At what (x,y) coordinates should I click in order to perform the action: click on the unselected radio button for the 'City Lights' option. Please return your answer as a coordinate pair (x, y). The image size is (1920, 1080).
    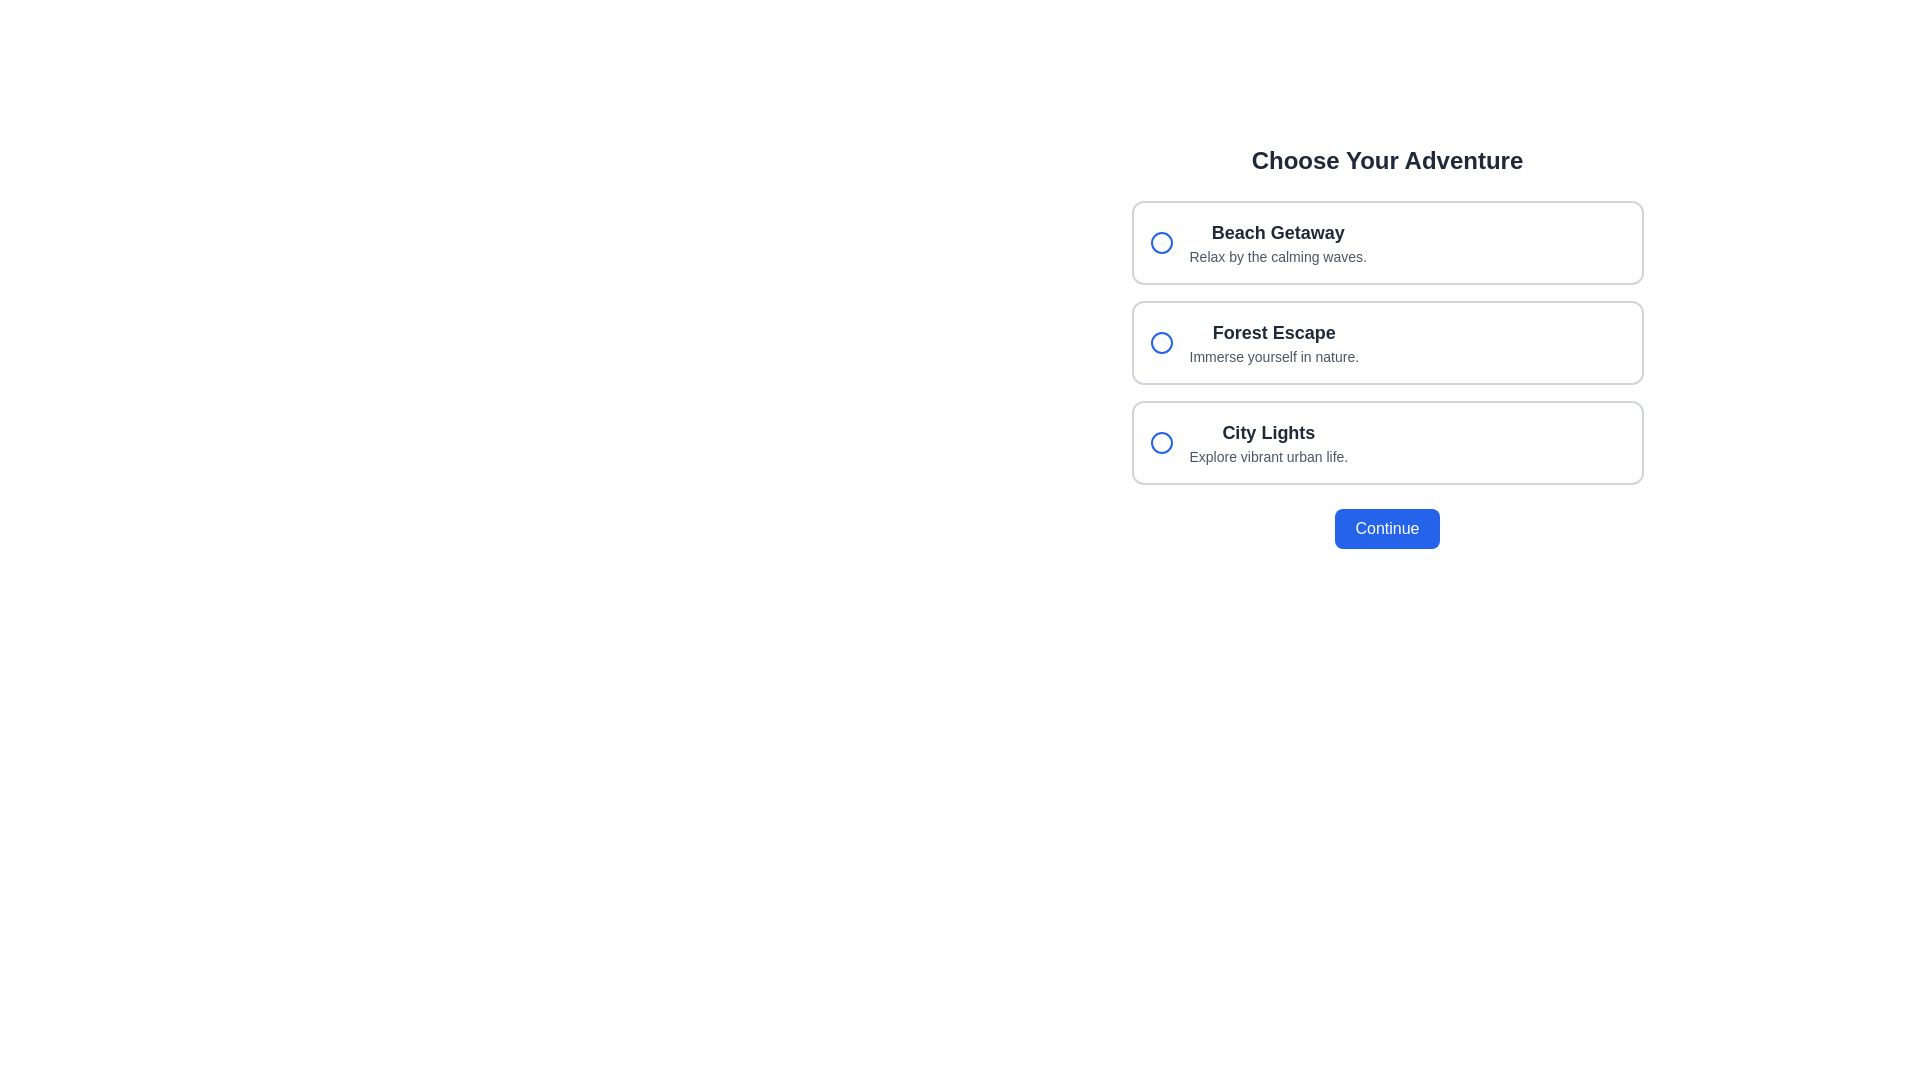
    Looking at the image, I should click on (1161, 442).